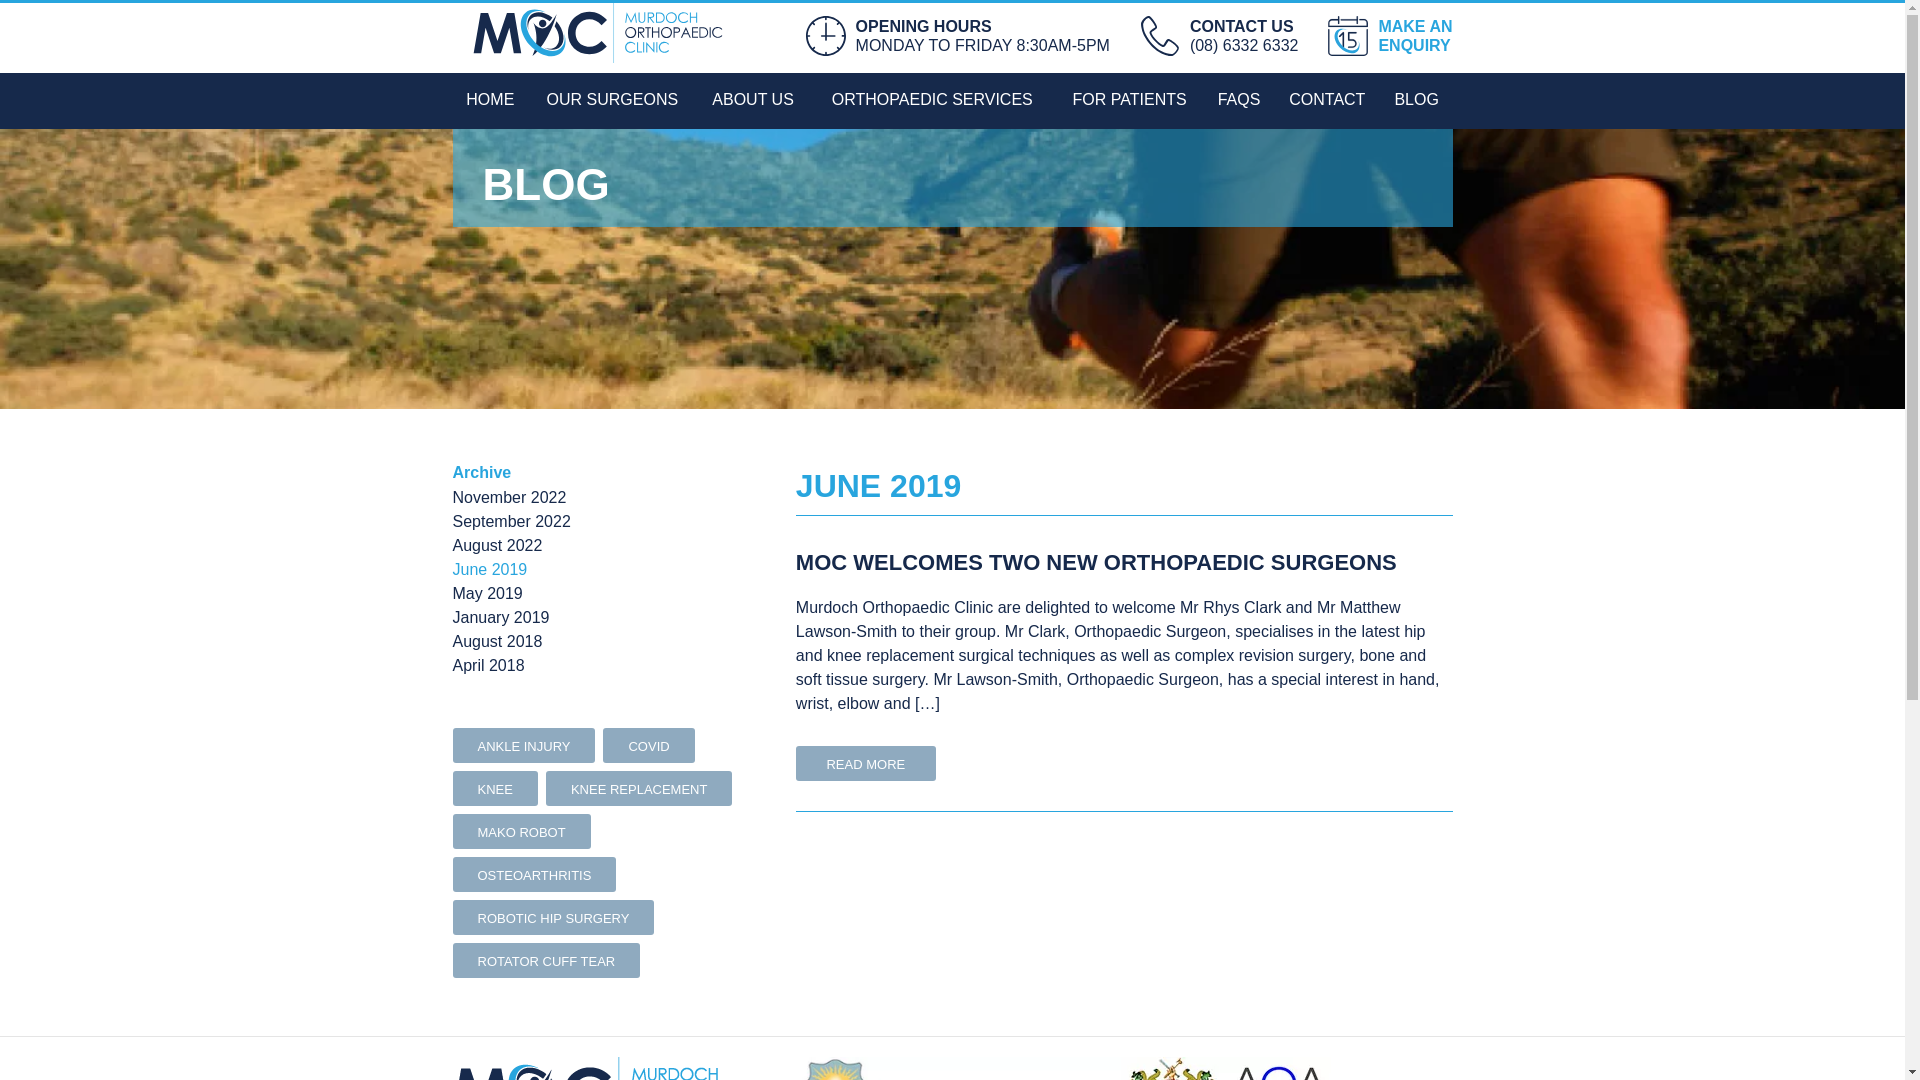 The image size is (1920, 1080). What do you see at coordinates (1129, 100) in the screenshot?
I see `'FOR PATIENTS'` at bounding box center [1129, 100].